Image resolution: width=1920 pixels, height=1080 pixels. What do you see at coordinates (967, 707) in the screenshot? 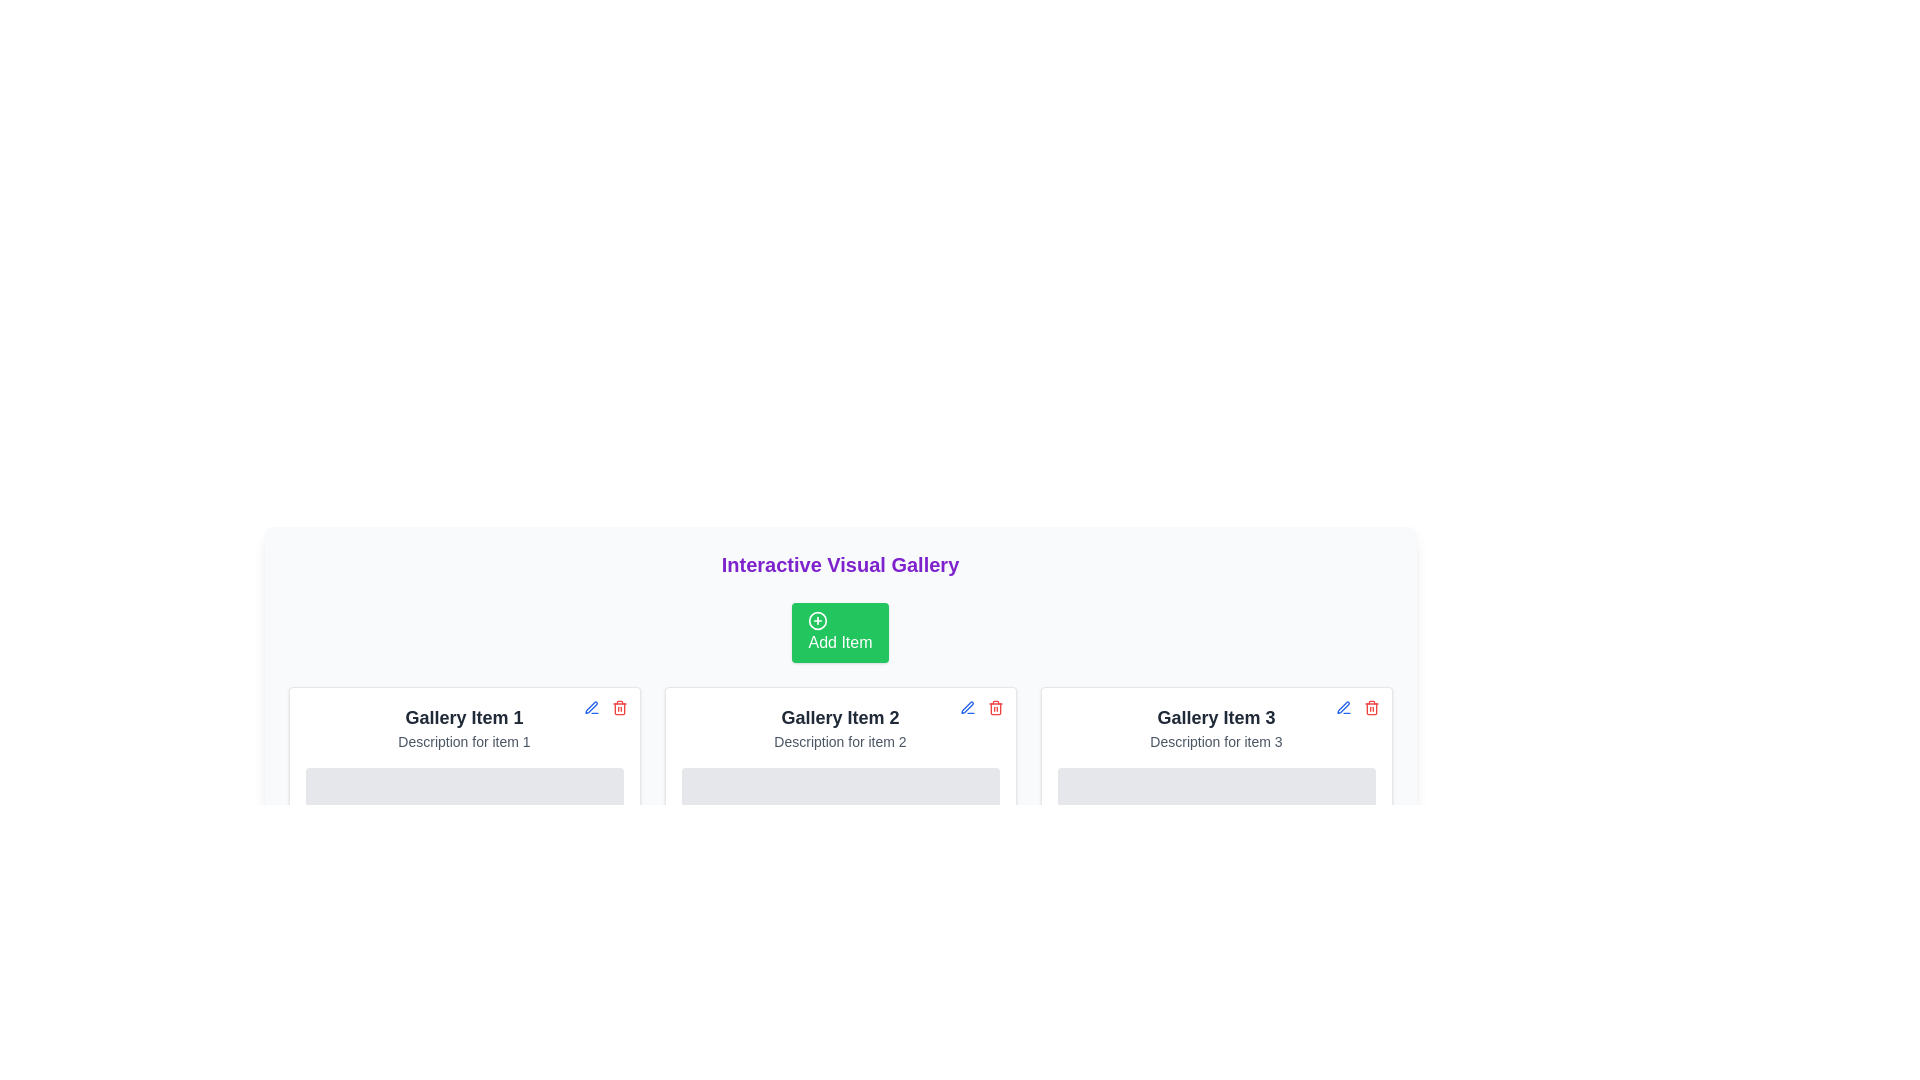
I see `the edit icon resembling a pen located to the left of the trash can icon within the second gallery item (Gallery Item 2)` at bounding box center [967, 707].